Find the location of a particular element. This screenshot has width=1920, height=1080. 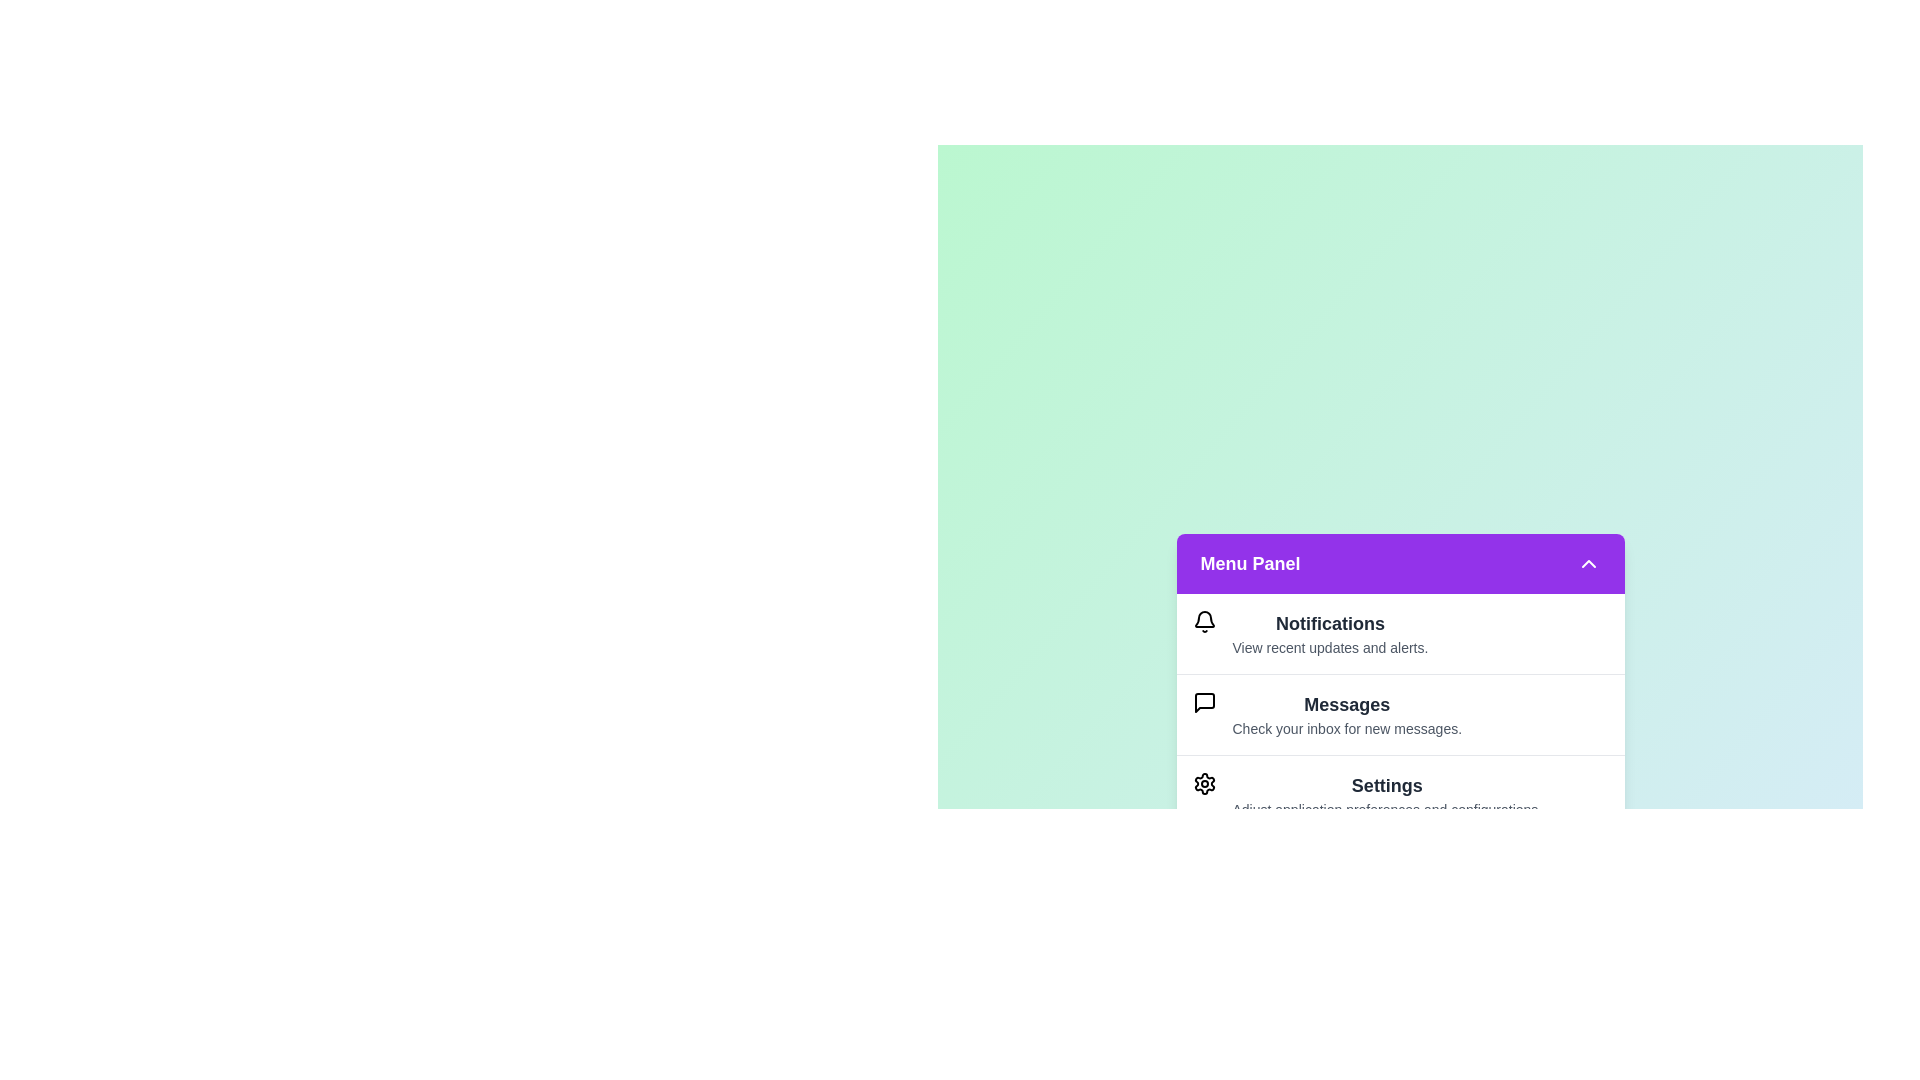

the menu item Messages from the list is located at coordinates (1399, 713).